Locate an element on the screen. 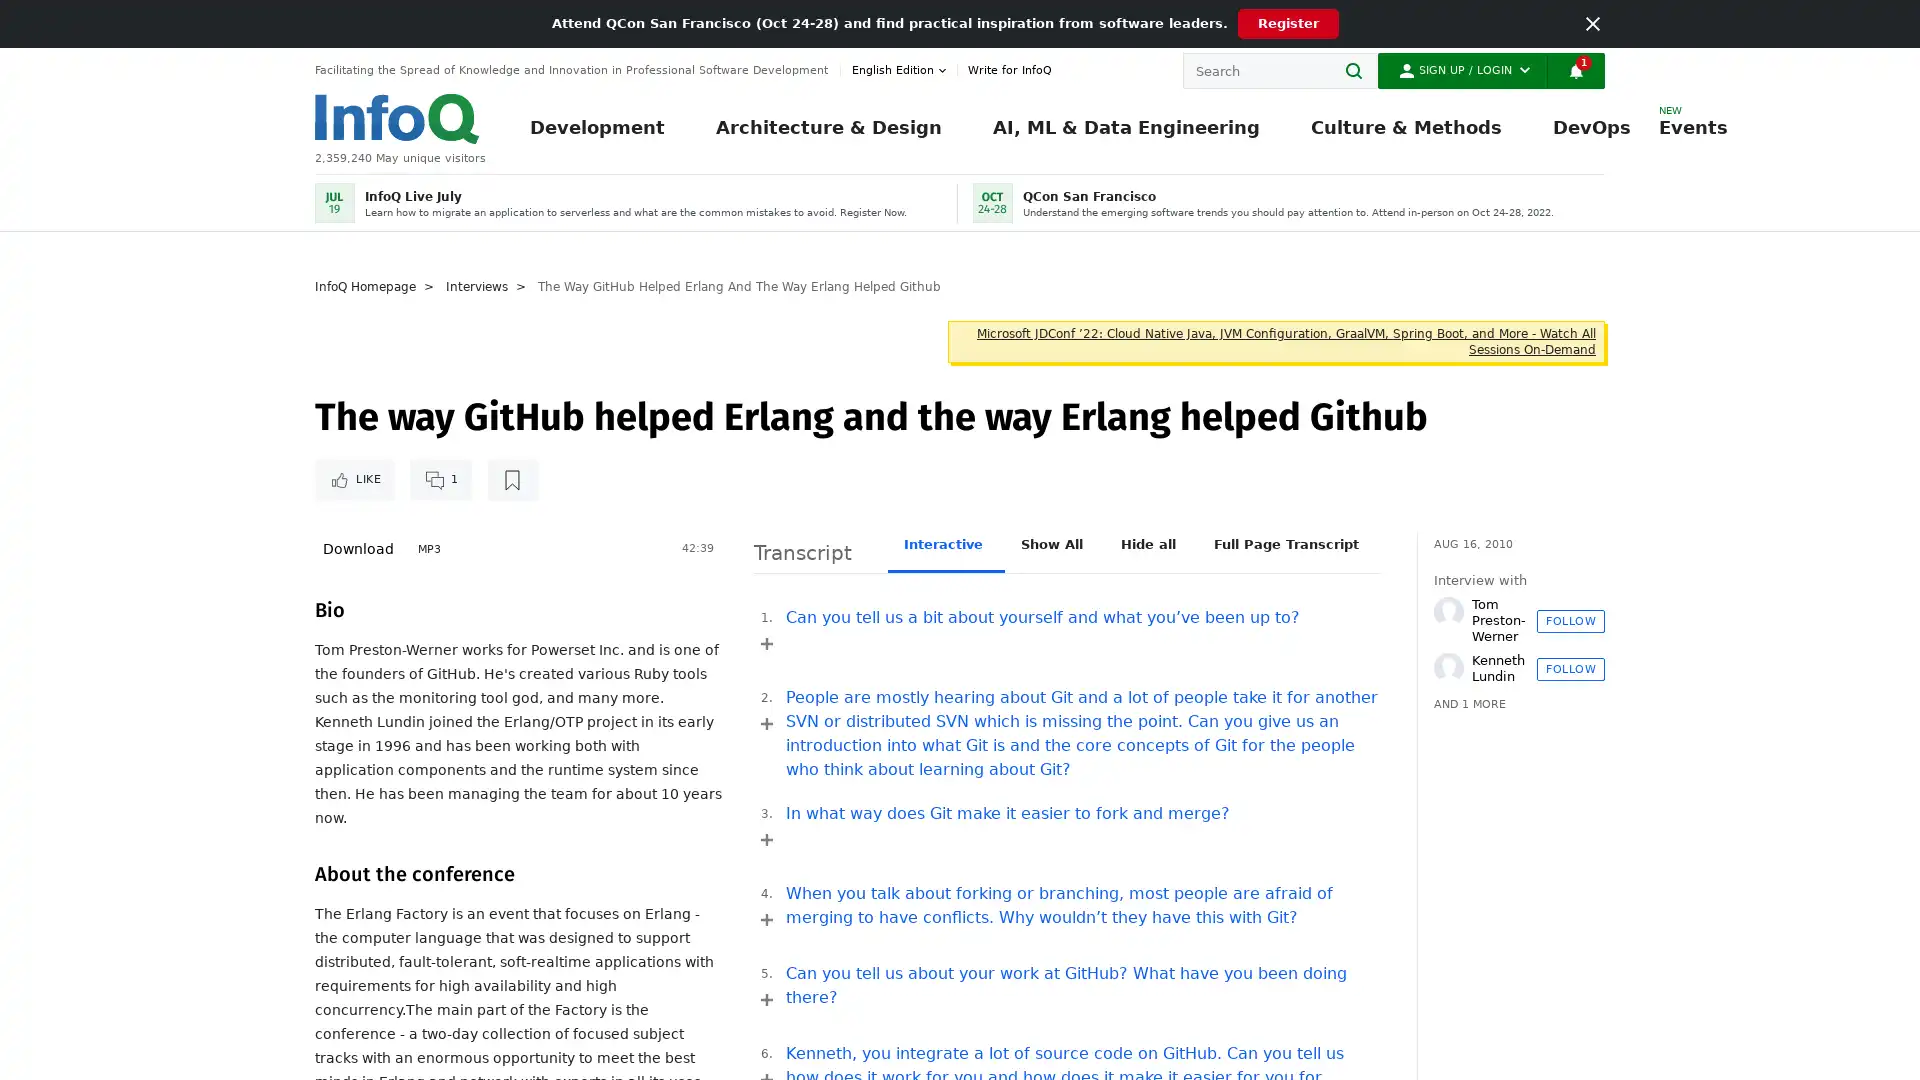  AND 1 MORE is located at coordinates (1469, 704).